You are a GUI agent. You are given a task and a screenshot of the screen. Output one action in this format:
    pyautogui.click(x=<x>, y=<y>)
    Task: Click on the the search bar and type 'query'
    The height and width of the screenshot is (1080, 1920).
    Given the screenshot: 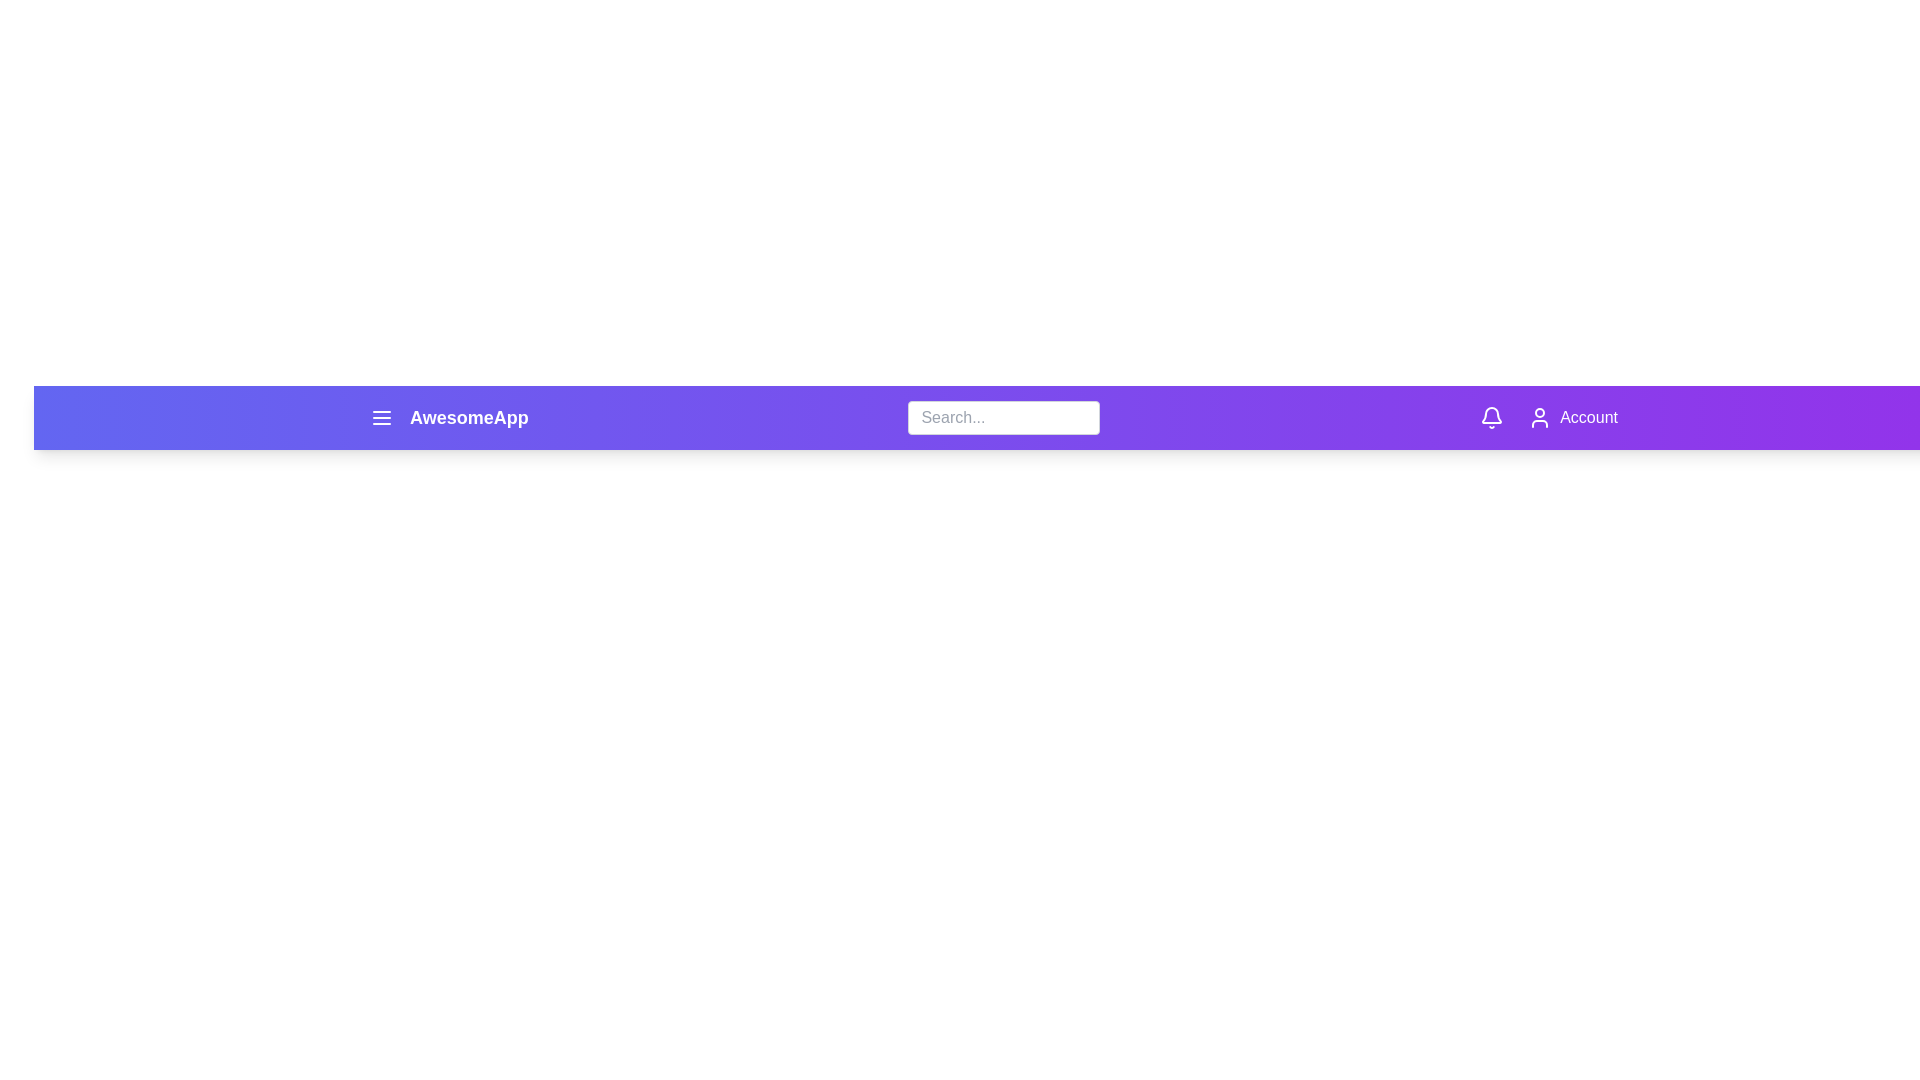 What is the action you would take?
    pyautogui.click(x=1003, y=416)
    